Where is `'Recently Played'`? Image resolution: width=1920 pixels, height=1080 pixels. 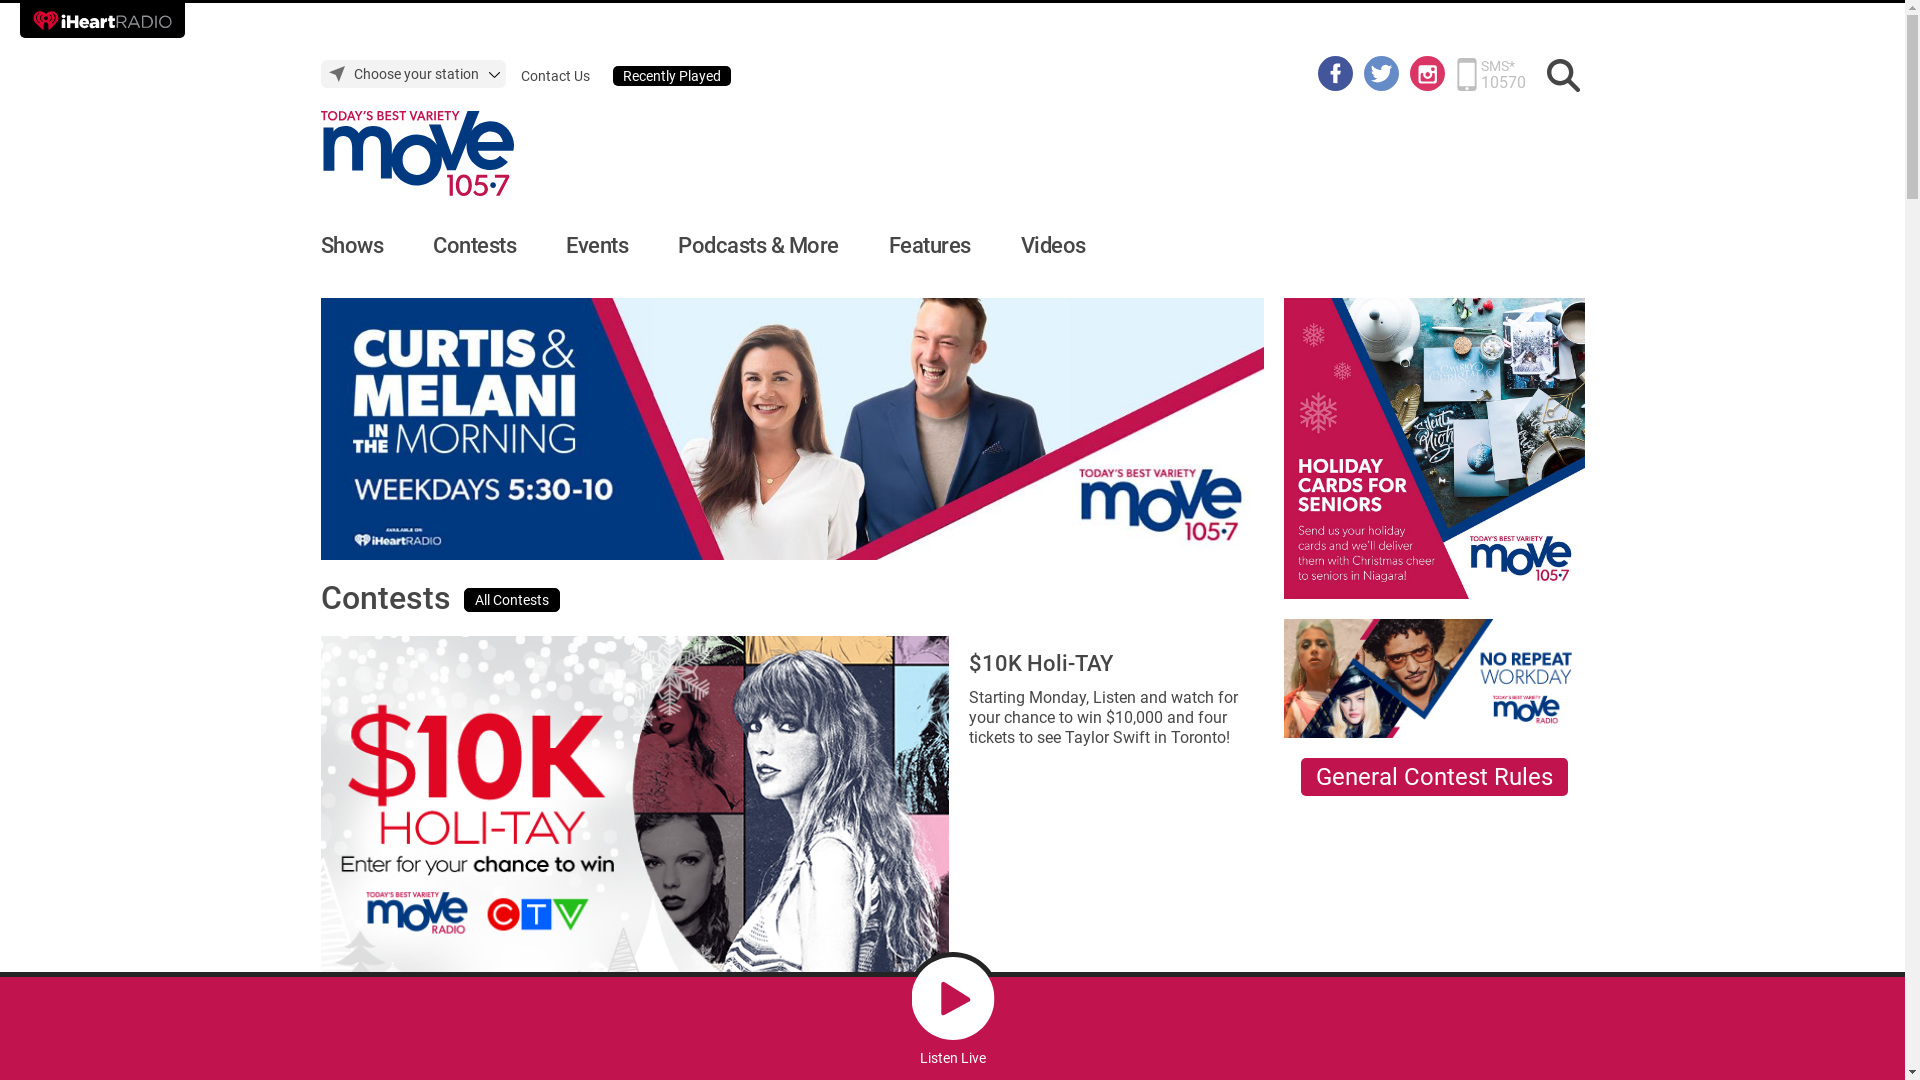
'Recently Played' is located at coordinates (671, 75).